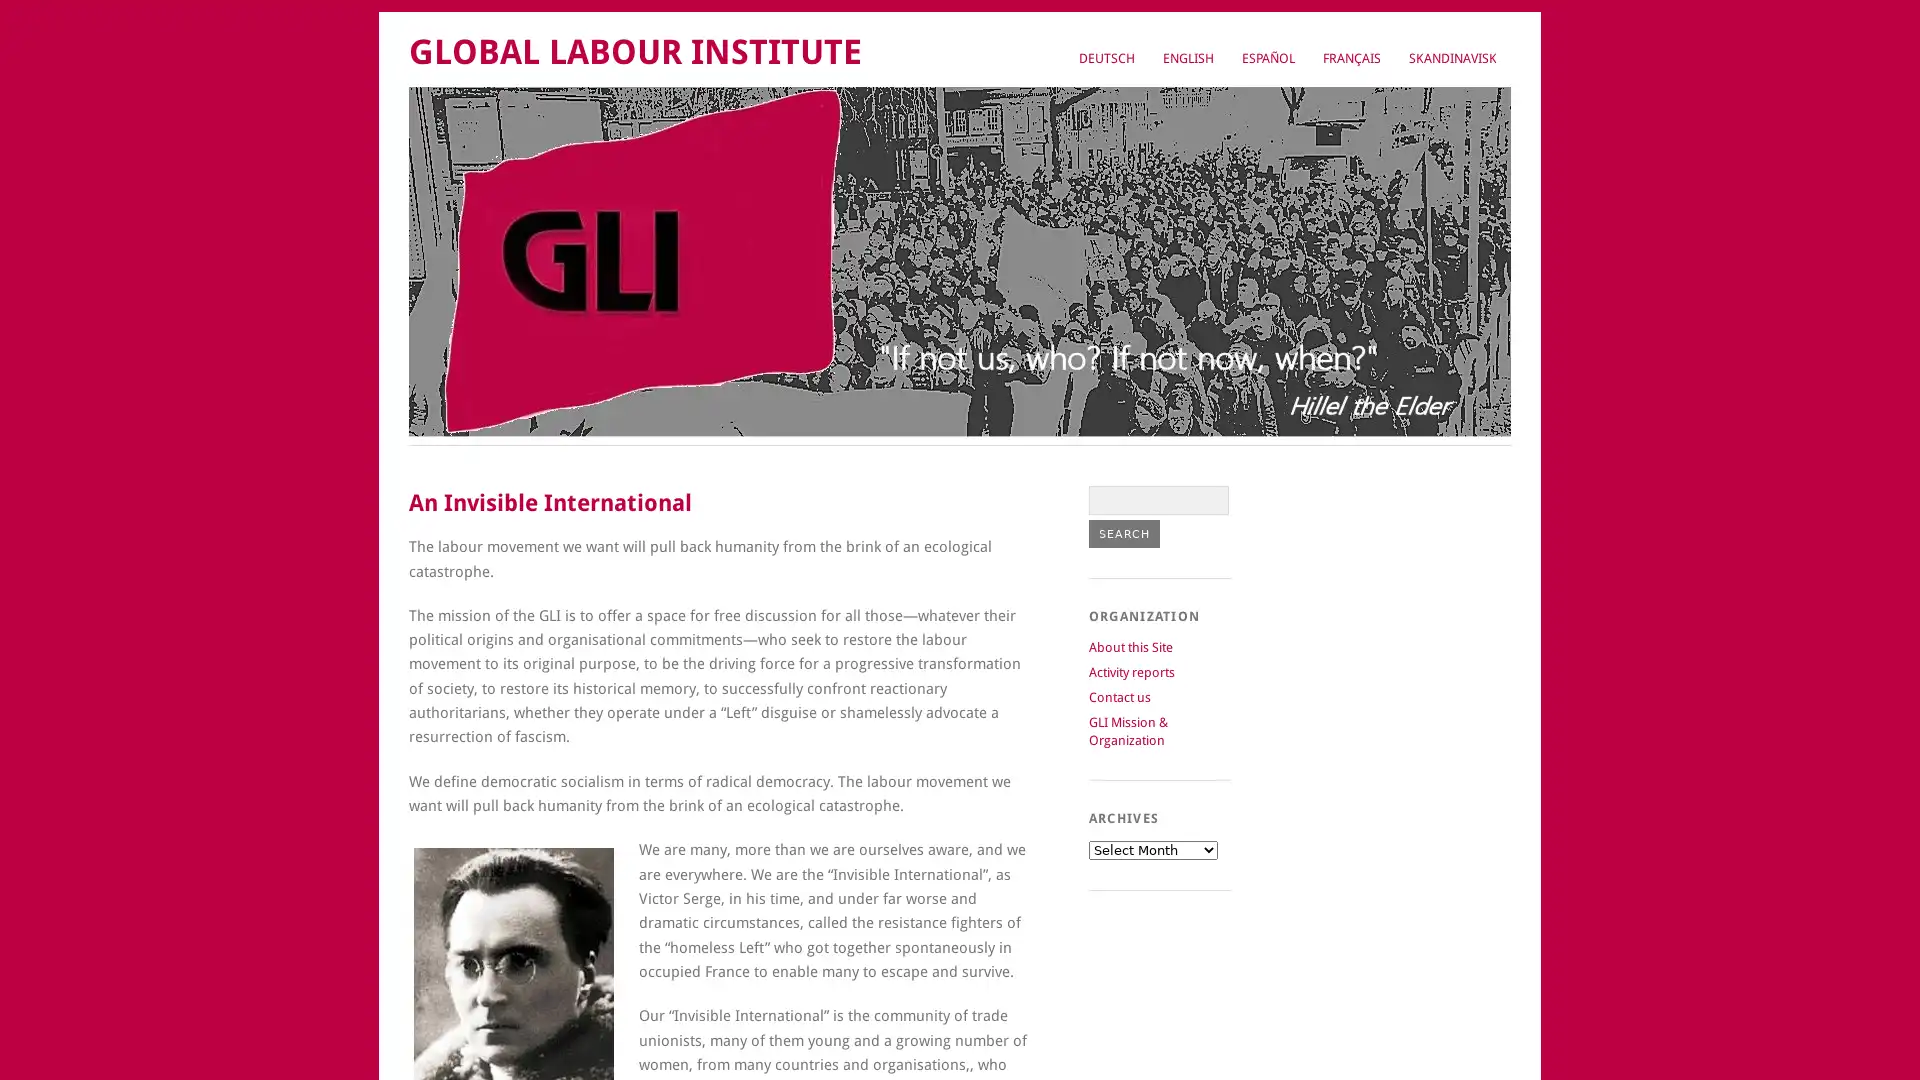 This screenshot has height=1080, width=1920. What do you see at coordinates (1123, 532) in the screenshot?
I see `Search` at bounding box center [1123, 532].